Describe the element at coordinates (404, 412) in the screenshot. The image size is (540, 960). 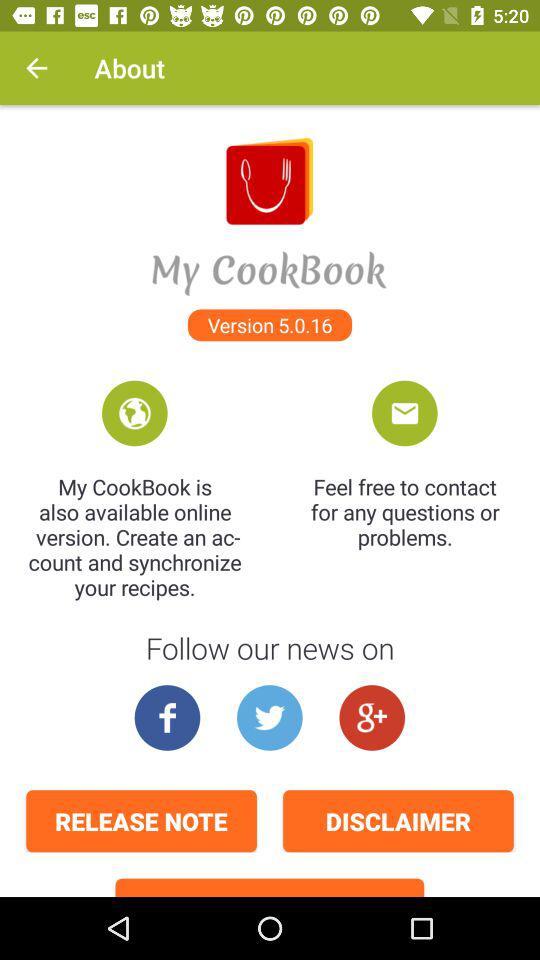
I see `the email icon` at that location.